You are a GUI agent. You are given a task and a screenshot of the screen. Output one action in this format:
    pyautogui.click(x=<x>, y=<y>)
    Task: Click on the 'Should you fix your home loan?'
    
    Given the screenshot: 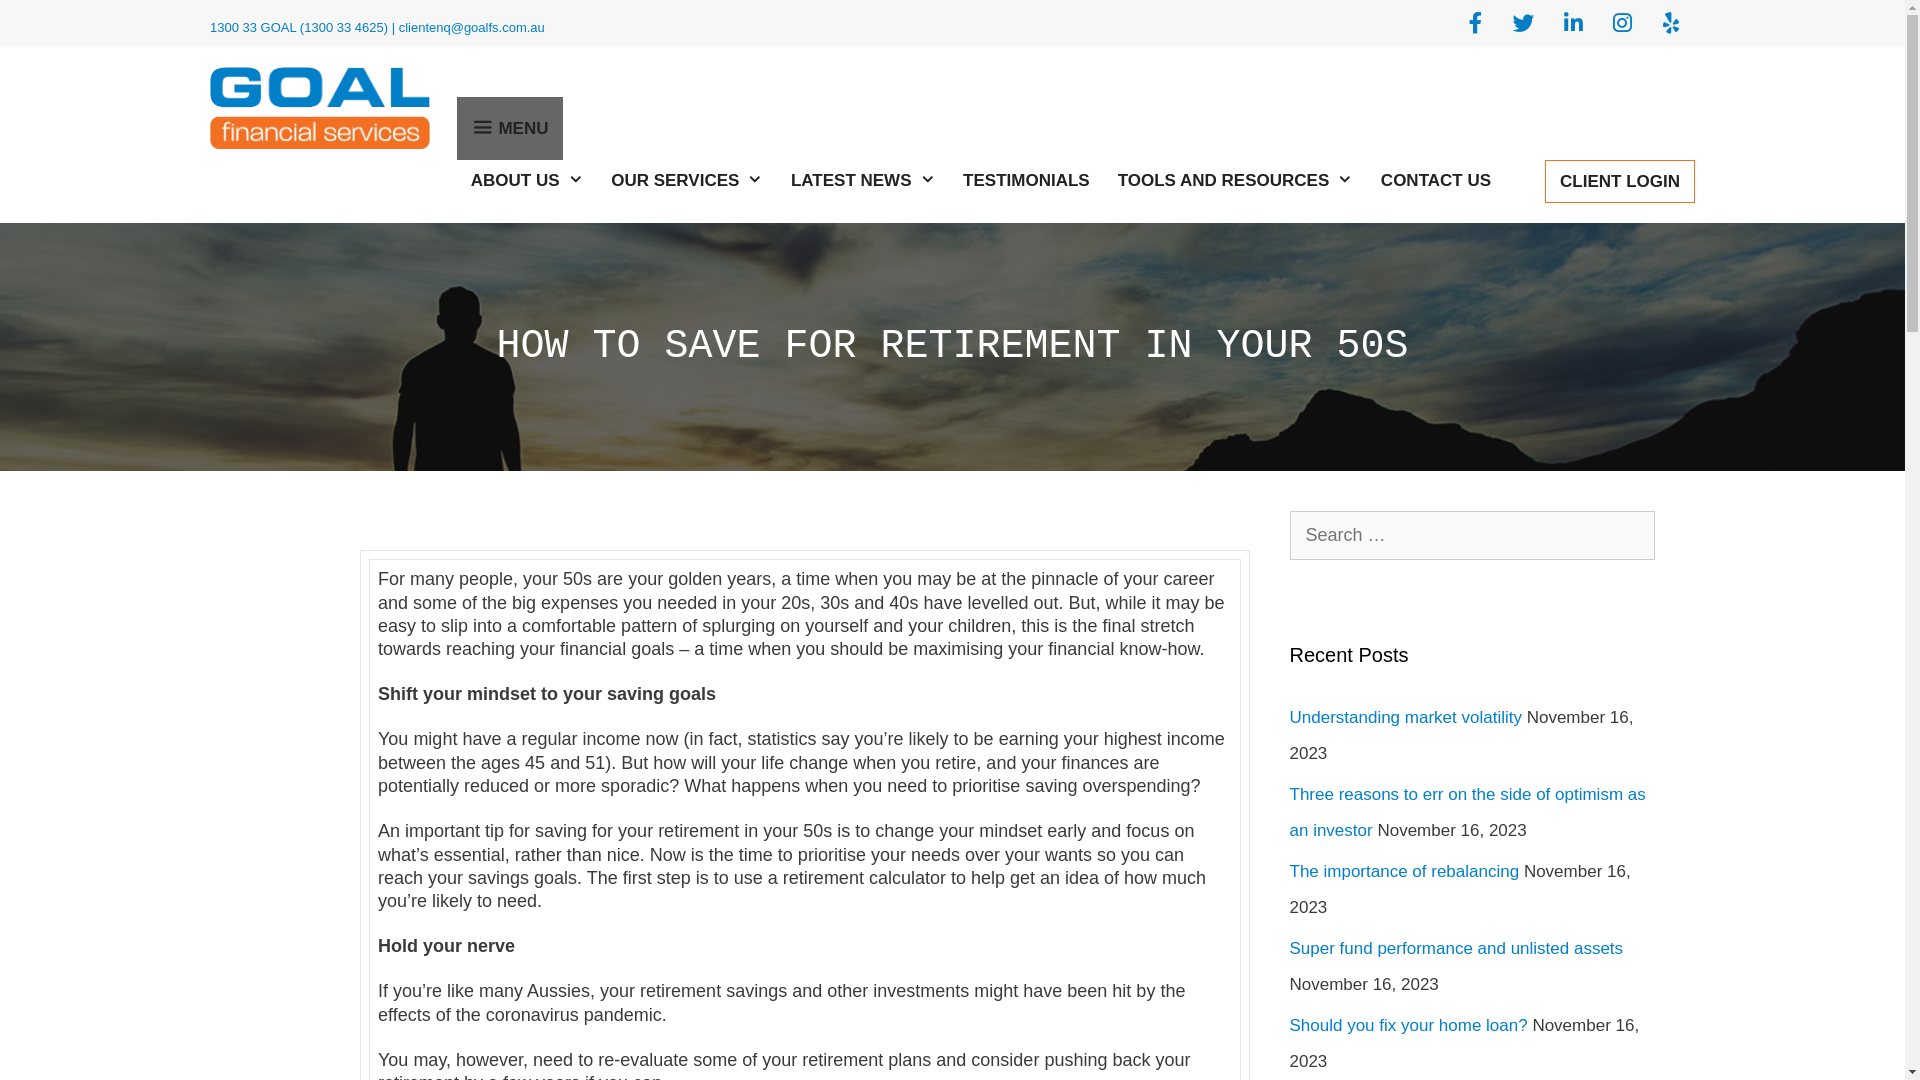 What is the action you would take?
    pyautogui.click(x=1408, y=1025)
    